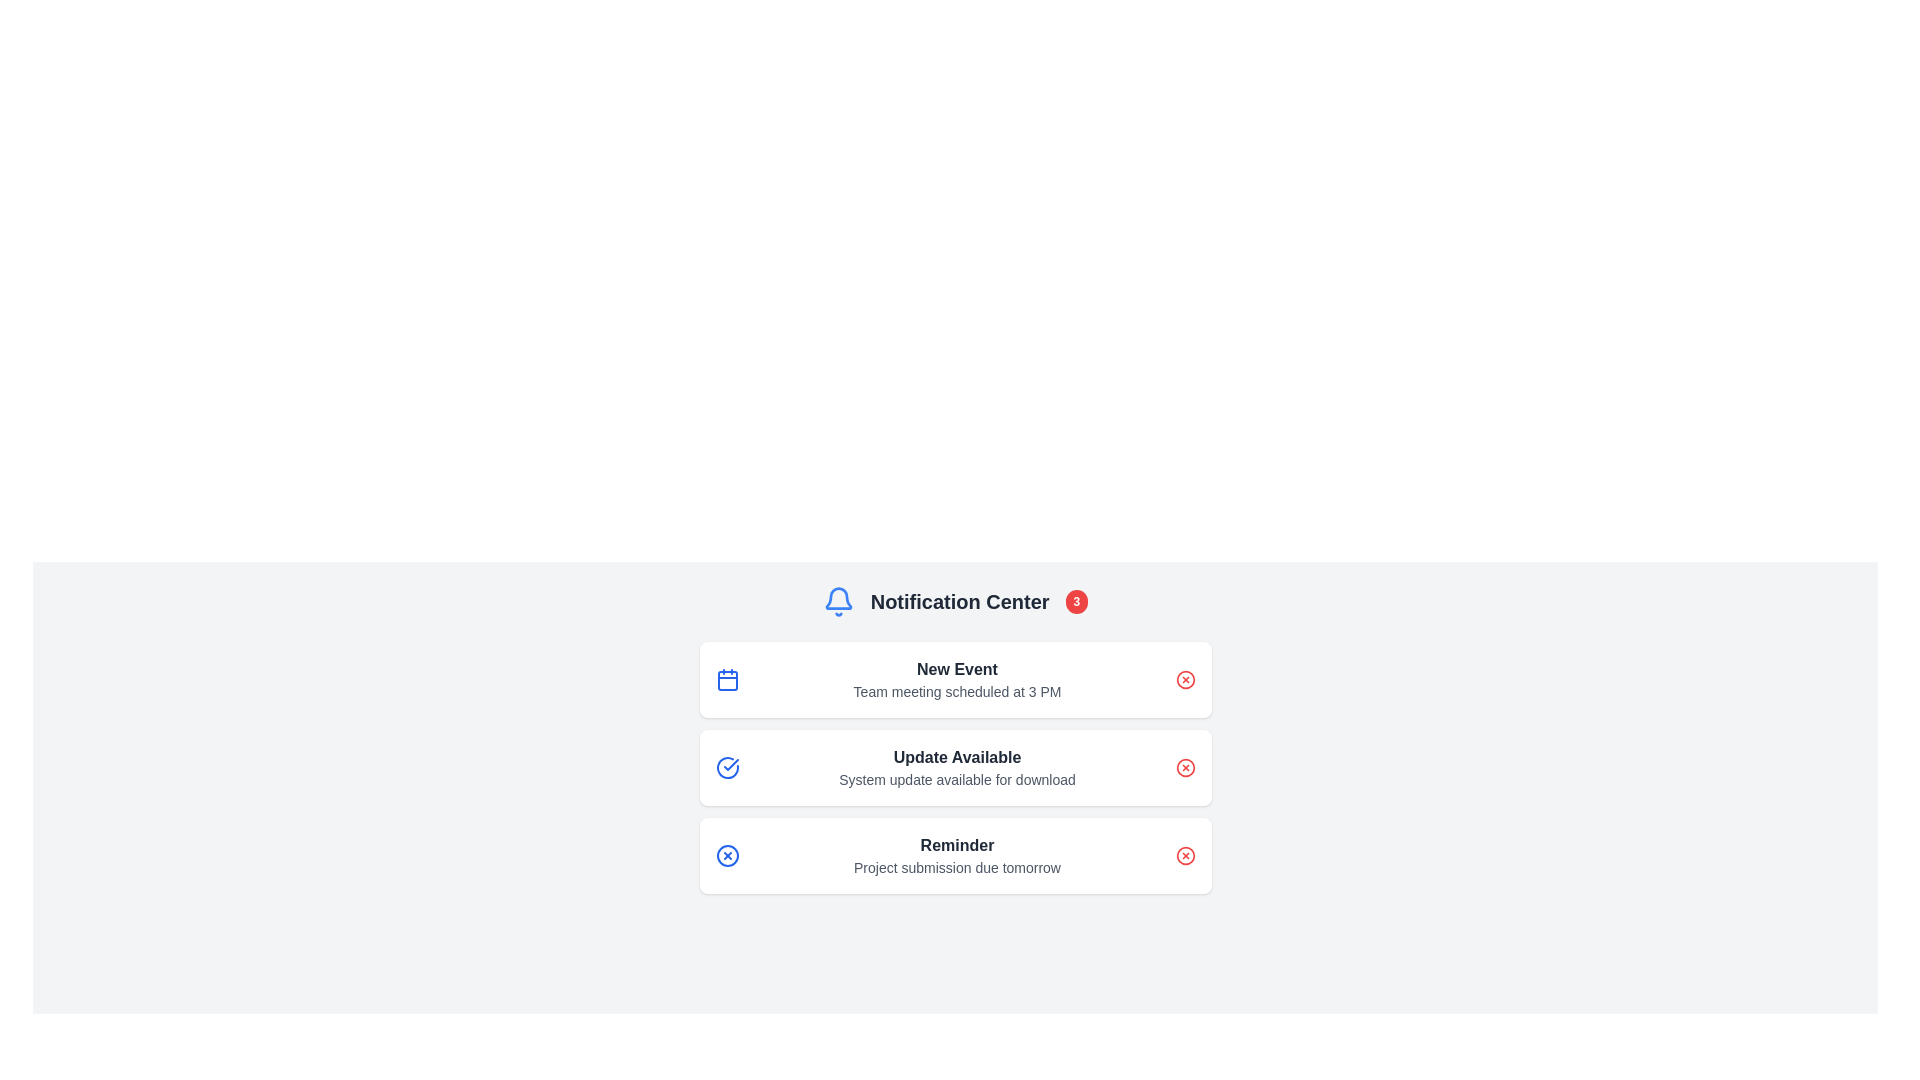 This screenshot has width=1920, height=1080. What do you see at coordinates (954, 678) in the screenshot?
I see `the first notification card labeled 'New Event' in the Notification Center` at bounding box center [954, 678].